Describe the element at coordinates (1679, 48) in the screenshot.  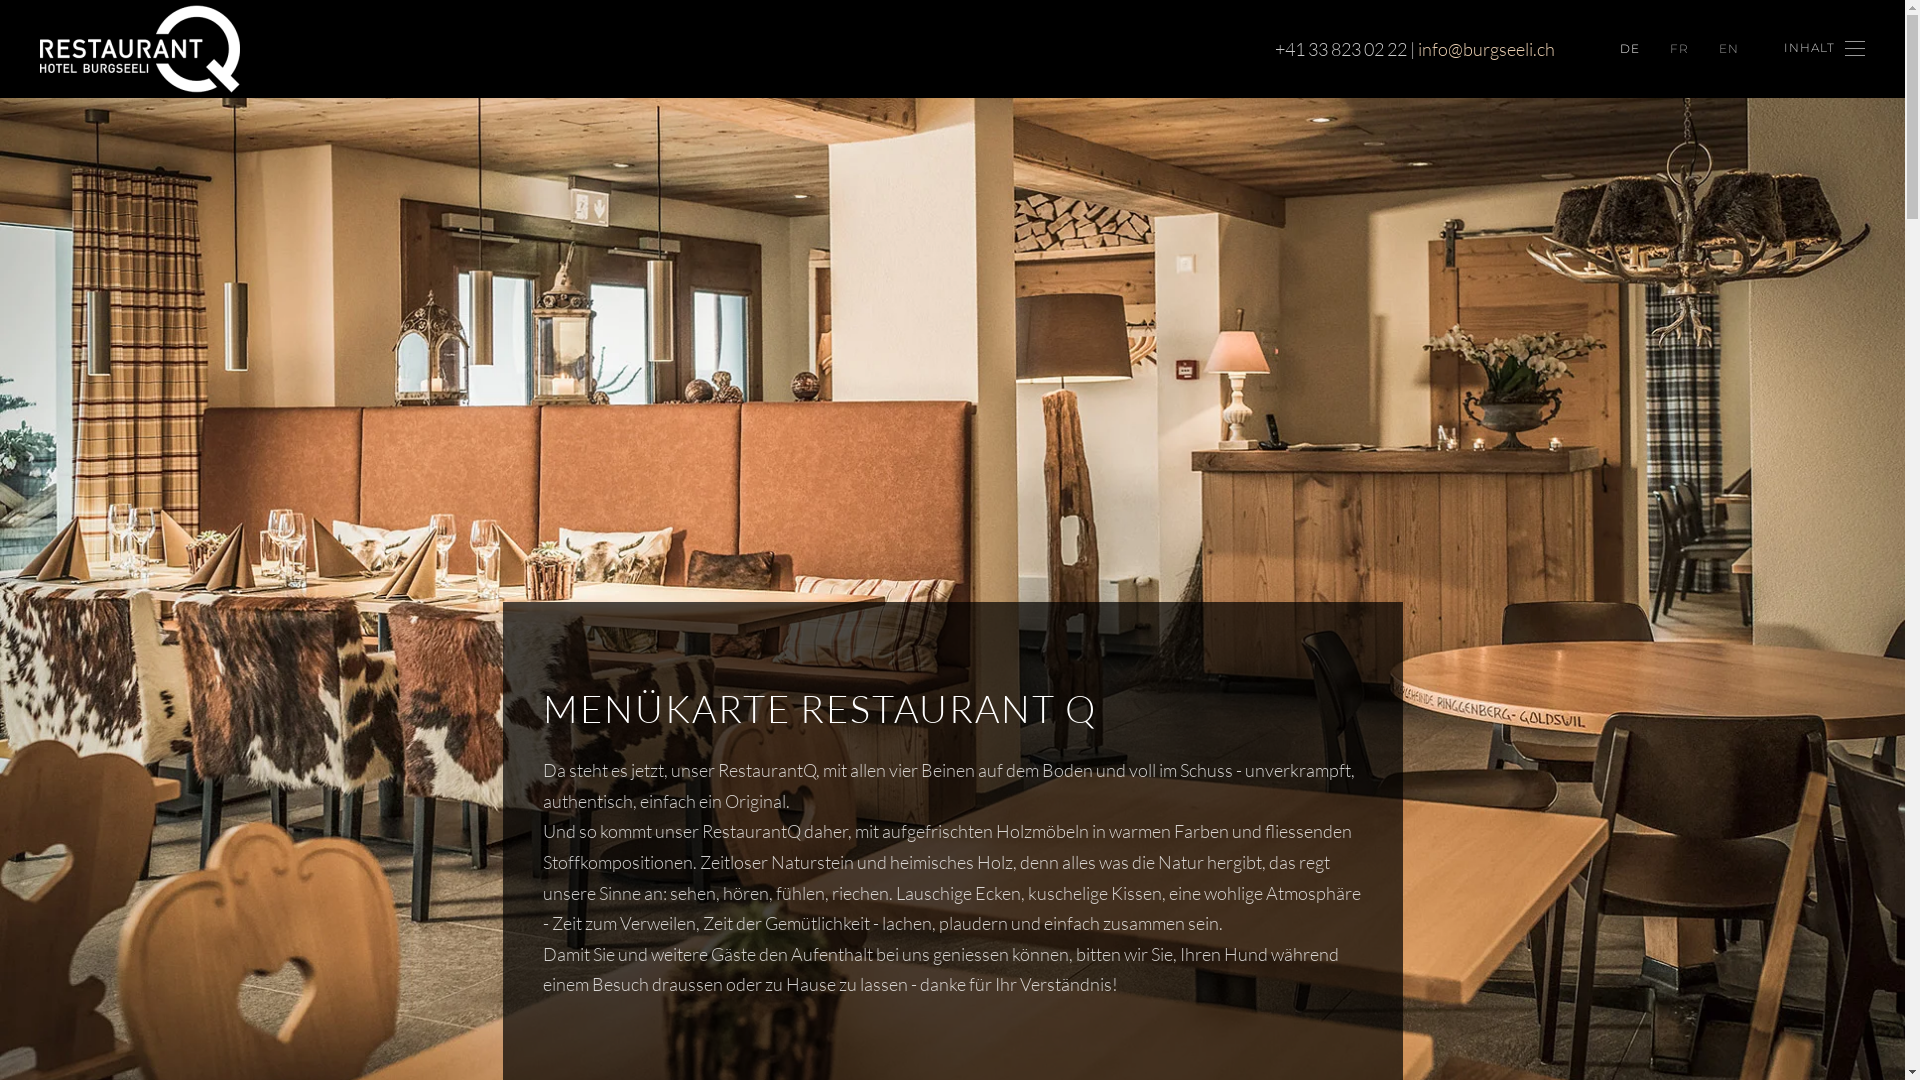
I see `'FR'` at that location.